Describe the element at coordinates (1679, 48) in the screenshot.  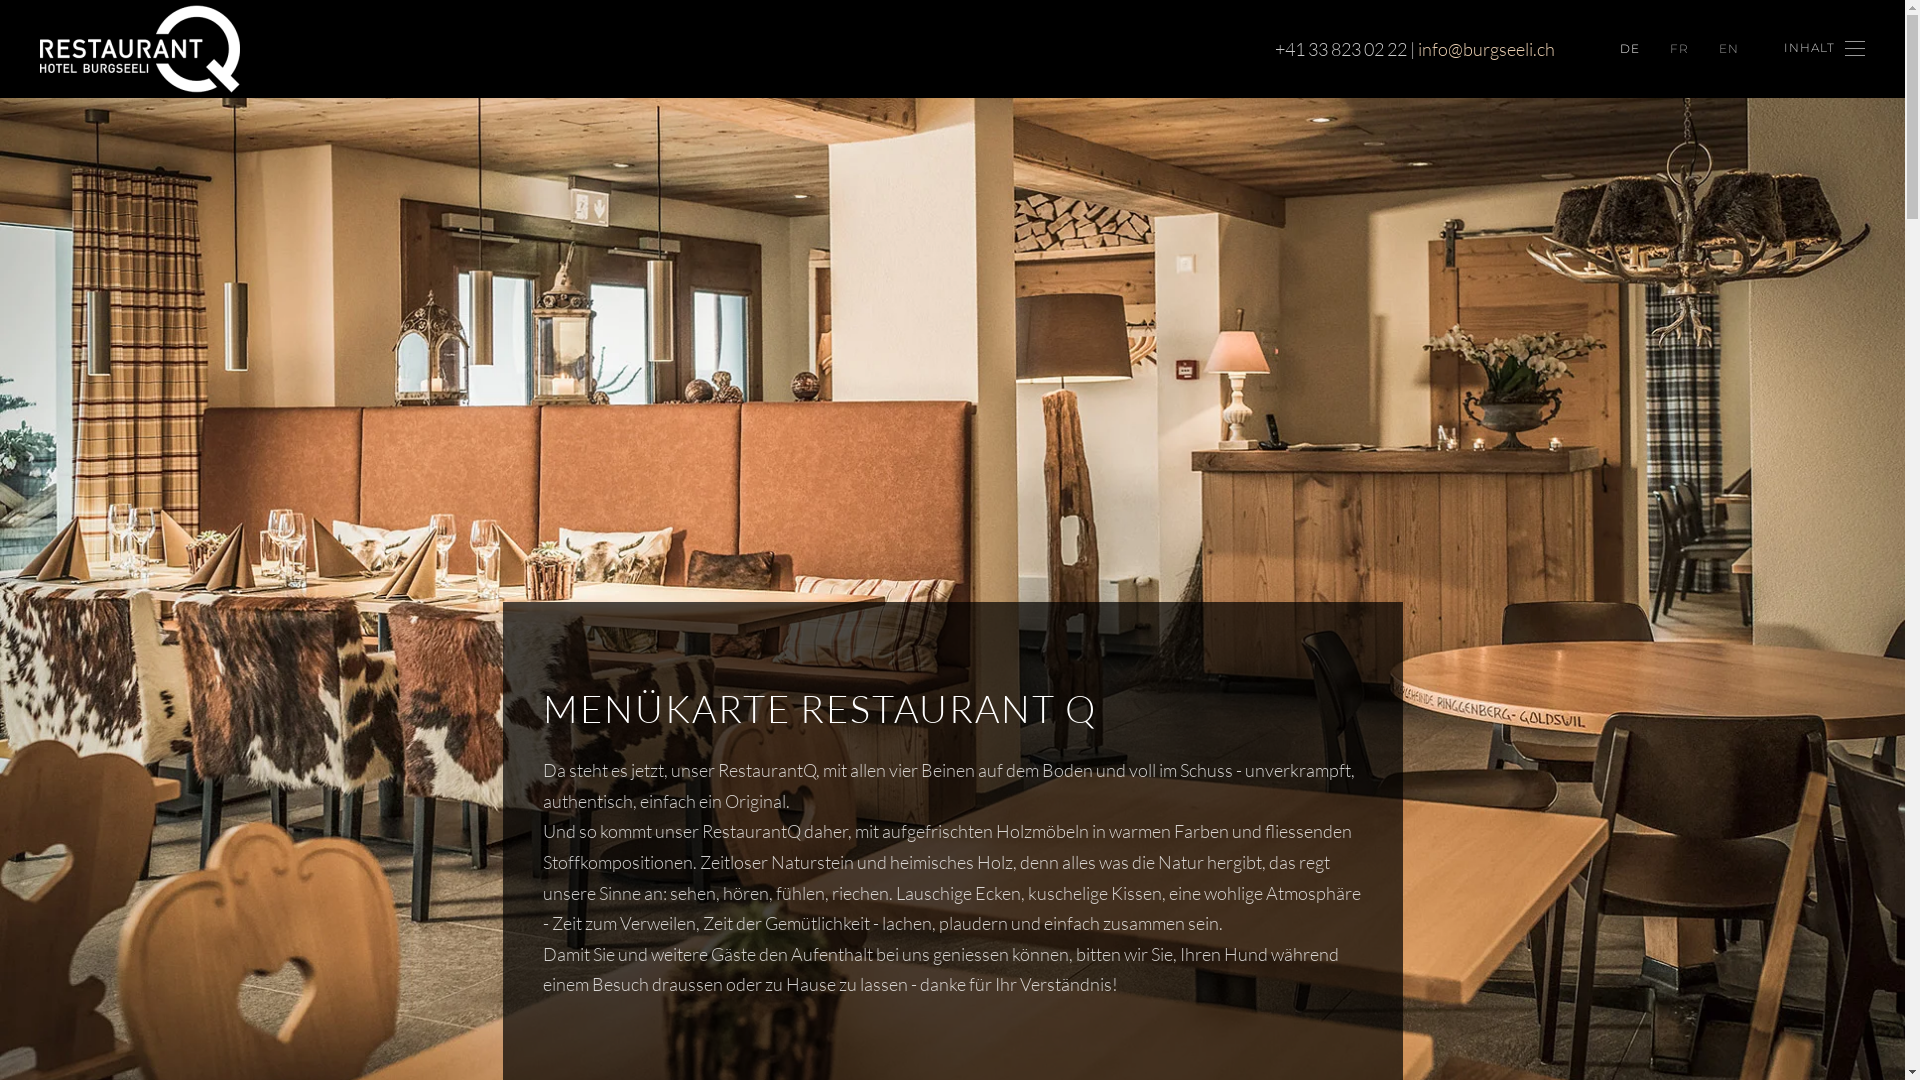
I see `'FR'` at that location.